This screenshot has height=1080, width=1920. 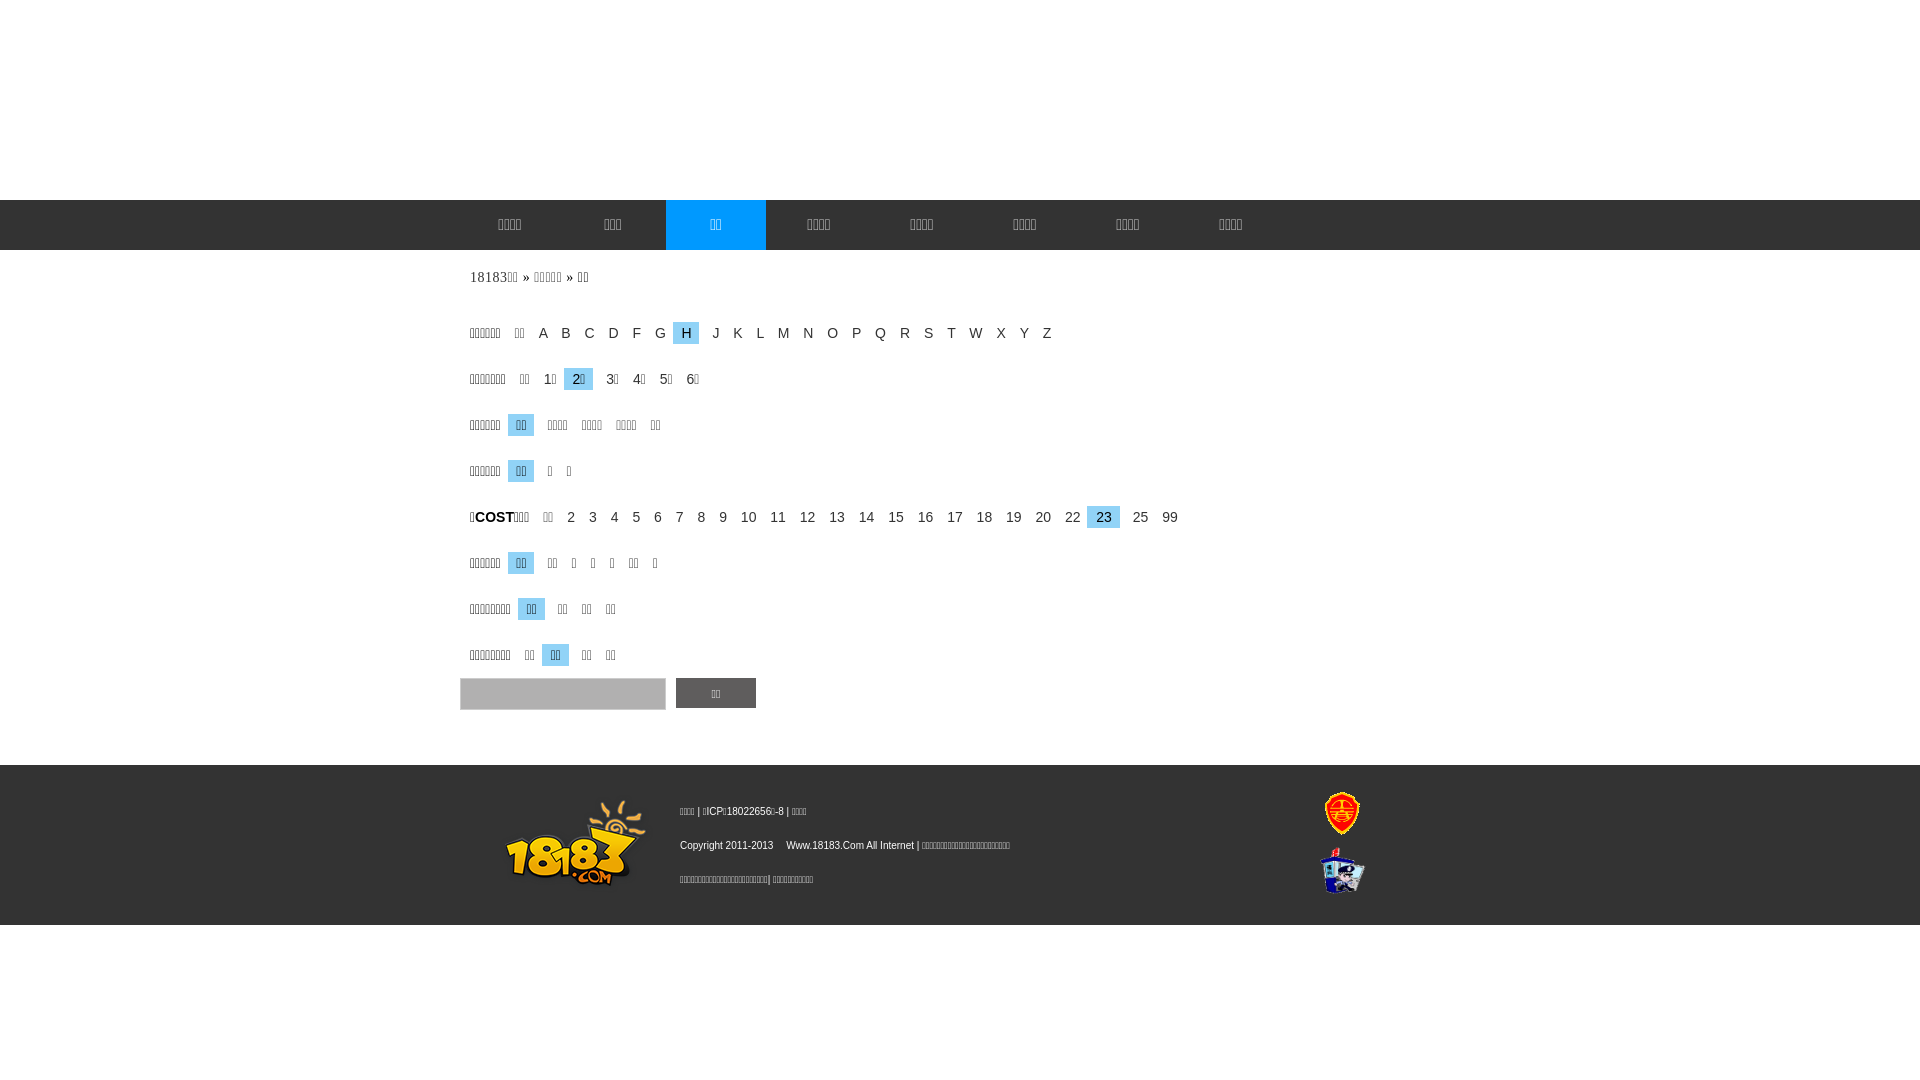 What do you see at coordinates (573, 331) in the screenshot?
I see `'C'` at bounding box center [573, 331].